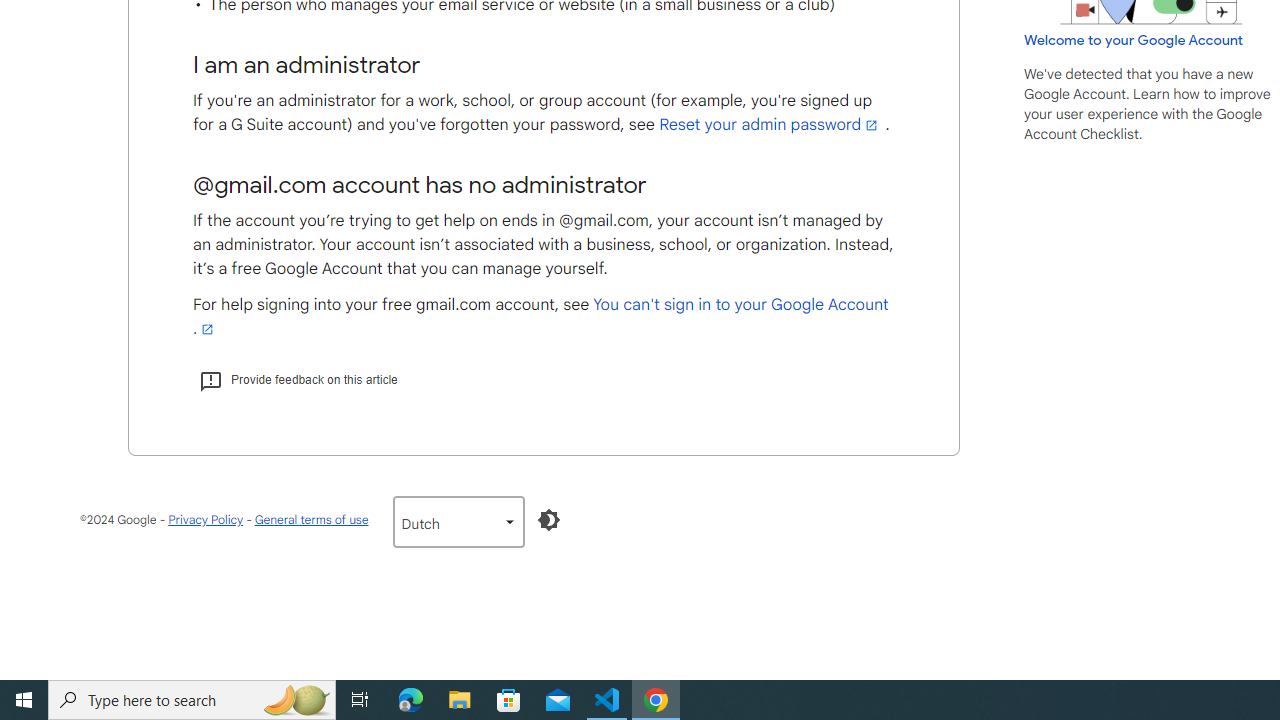  Describe the element at coordinates (310, 518) in the screenshot. I see `'General terms of use'` at that location.